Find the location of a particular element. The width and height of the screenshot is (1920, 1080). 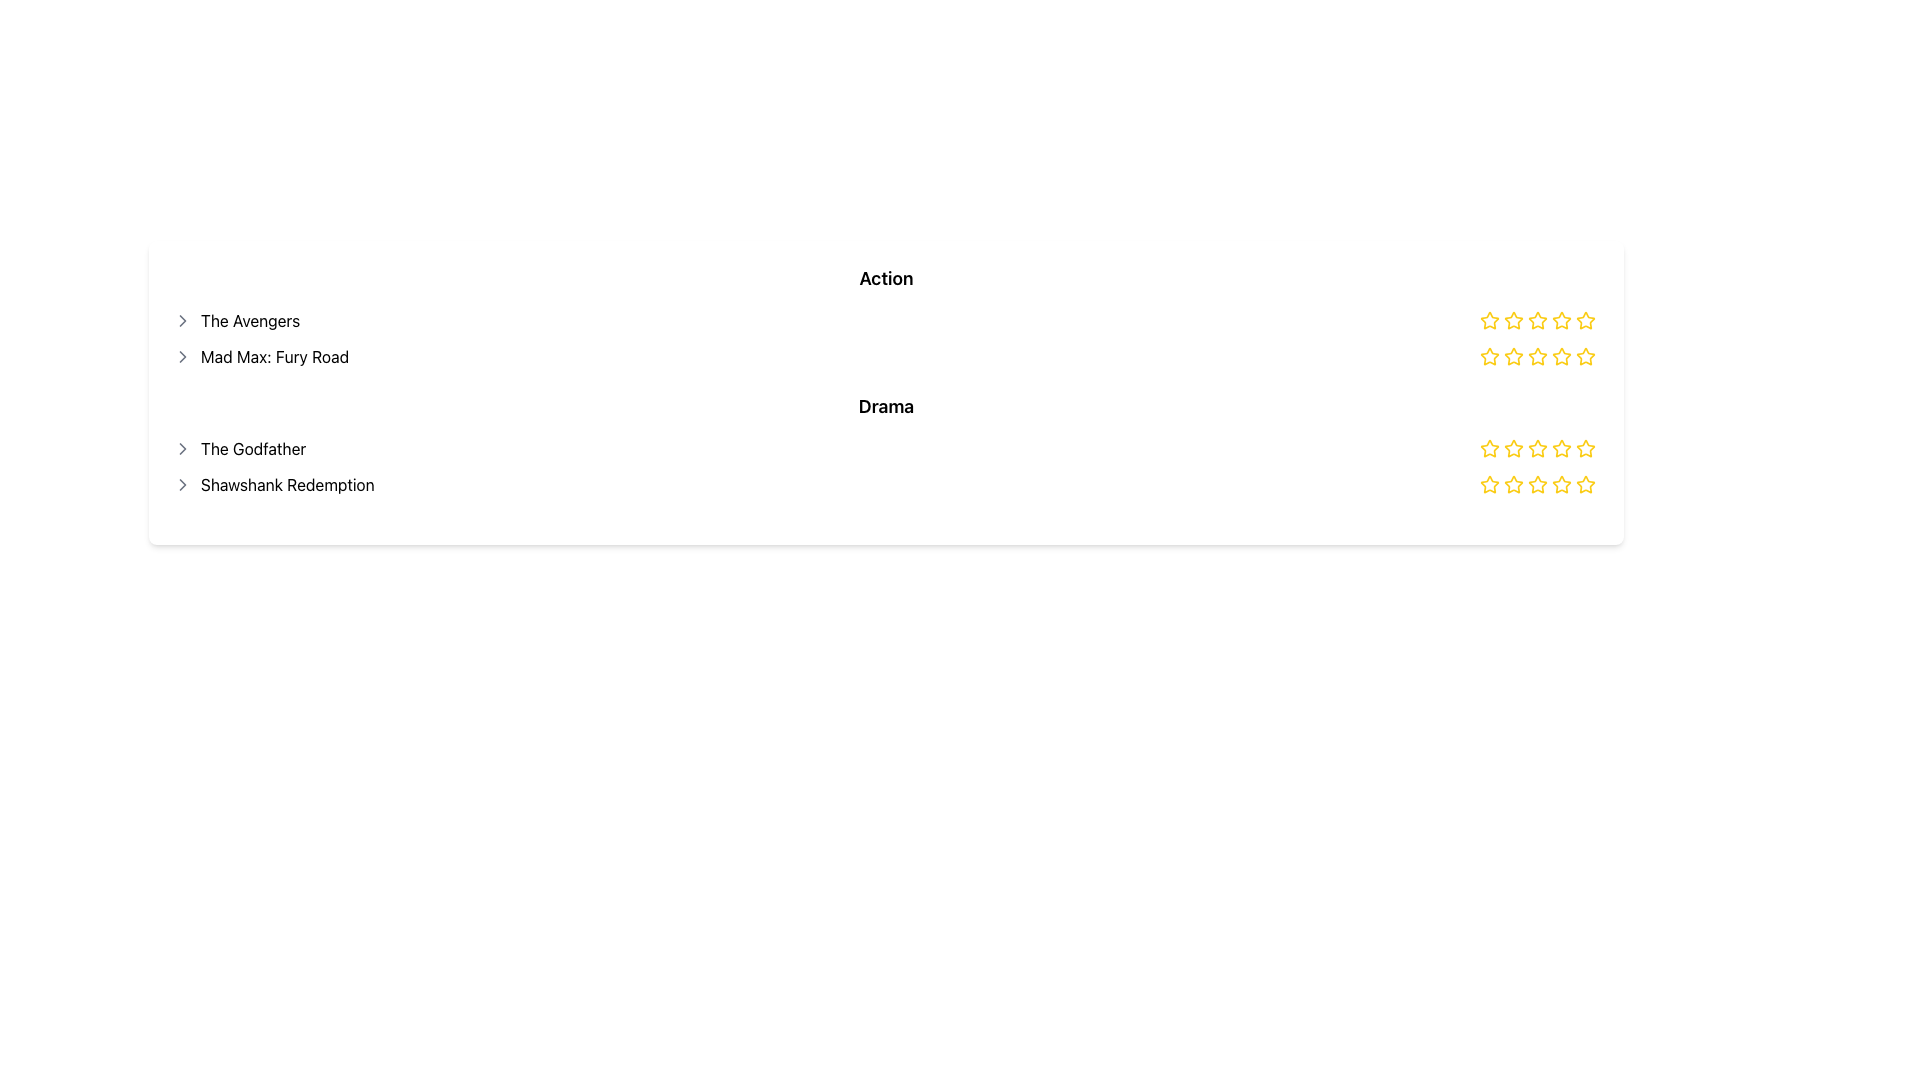

the chevron icon located to the left of the text 'The Godfather' is located at coordinates (182, 447).